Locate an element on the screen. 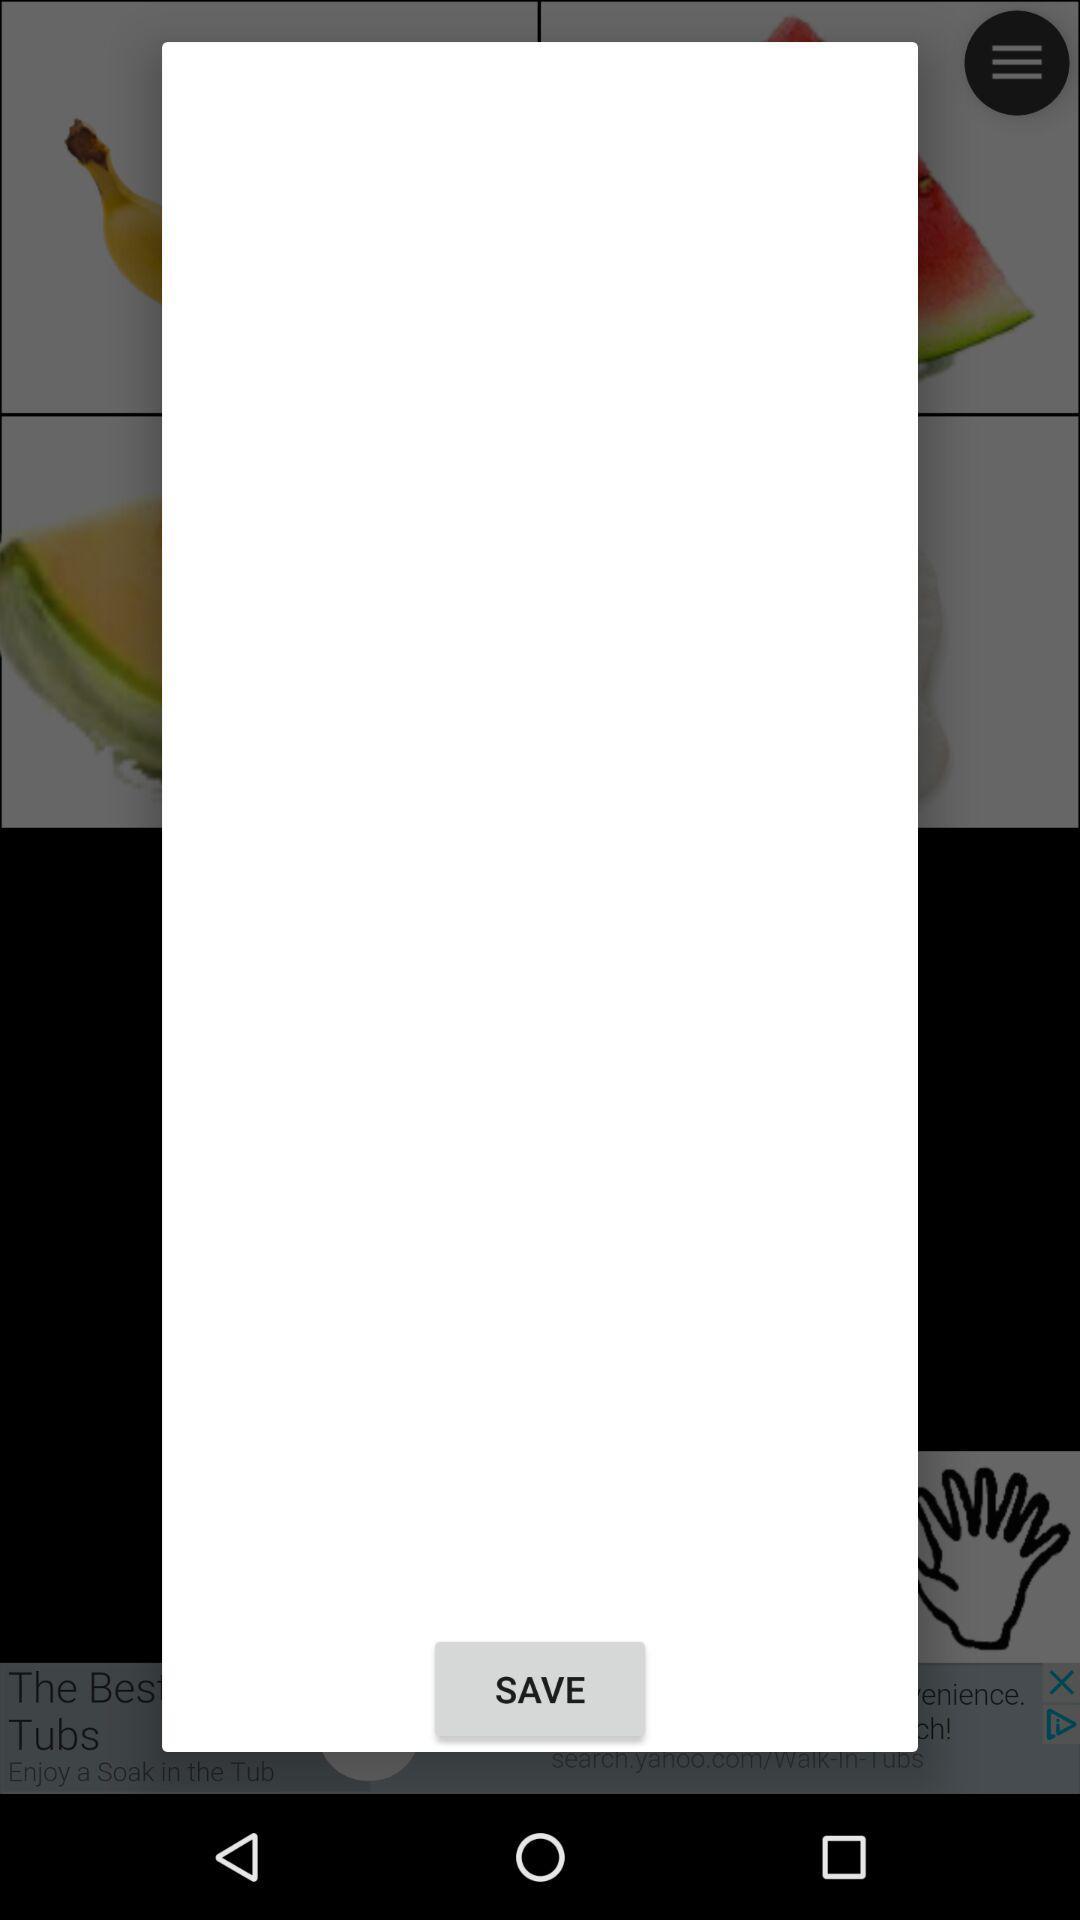 Image resolution: width=1080 pixels, height=1920 pixels. save is located at coordinates (540, 1688).